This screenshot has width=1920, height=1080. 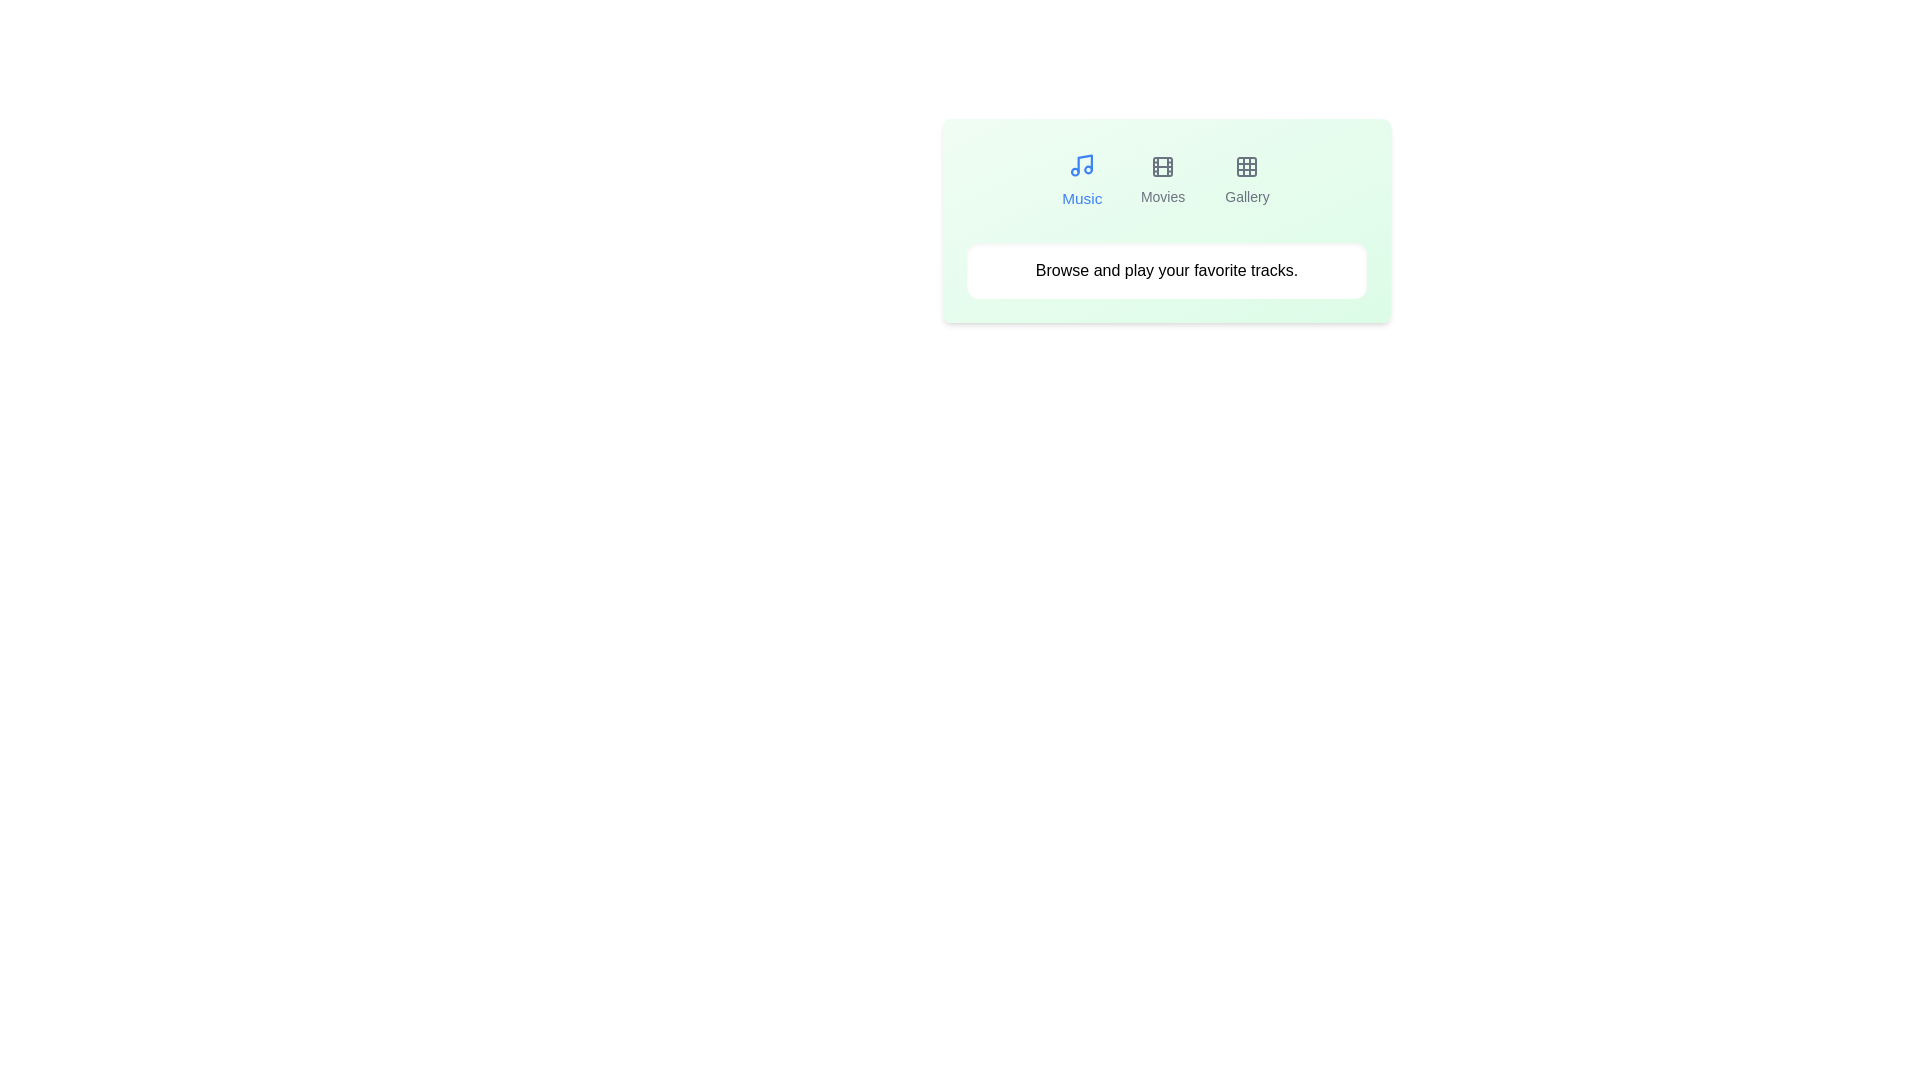 What do you see at coordinates (1246, 181) in the screenshot?
I see `the tab button labeled Gallery` at bounding box center [1246, 181].